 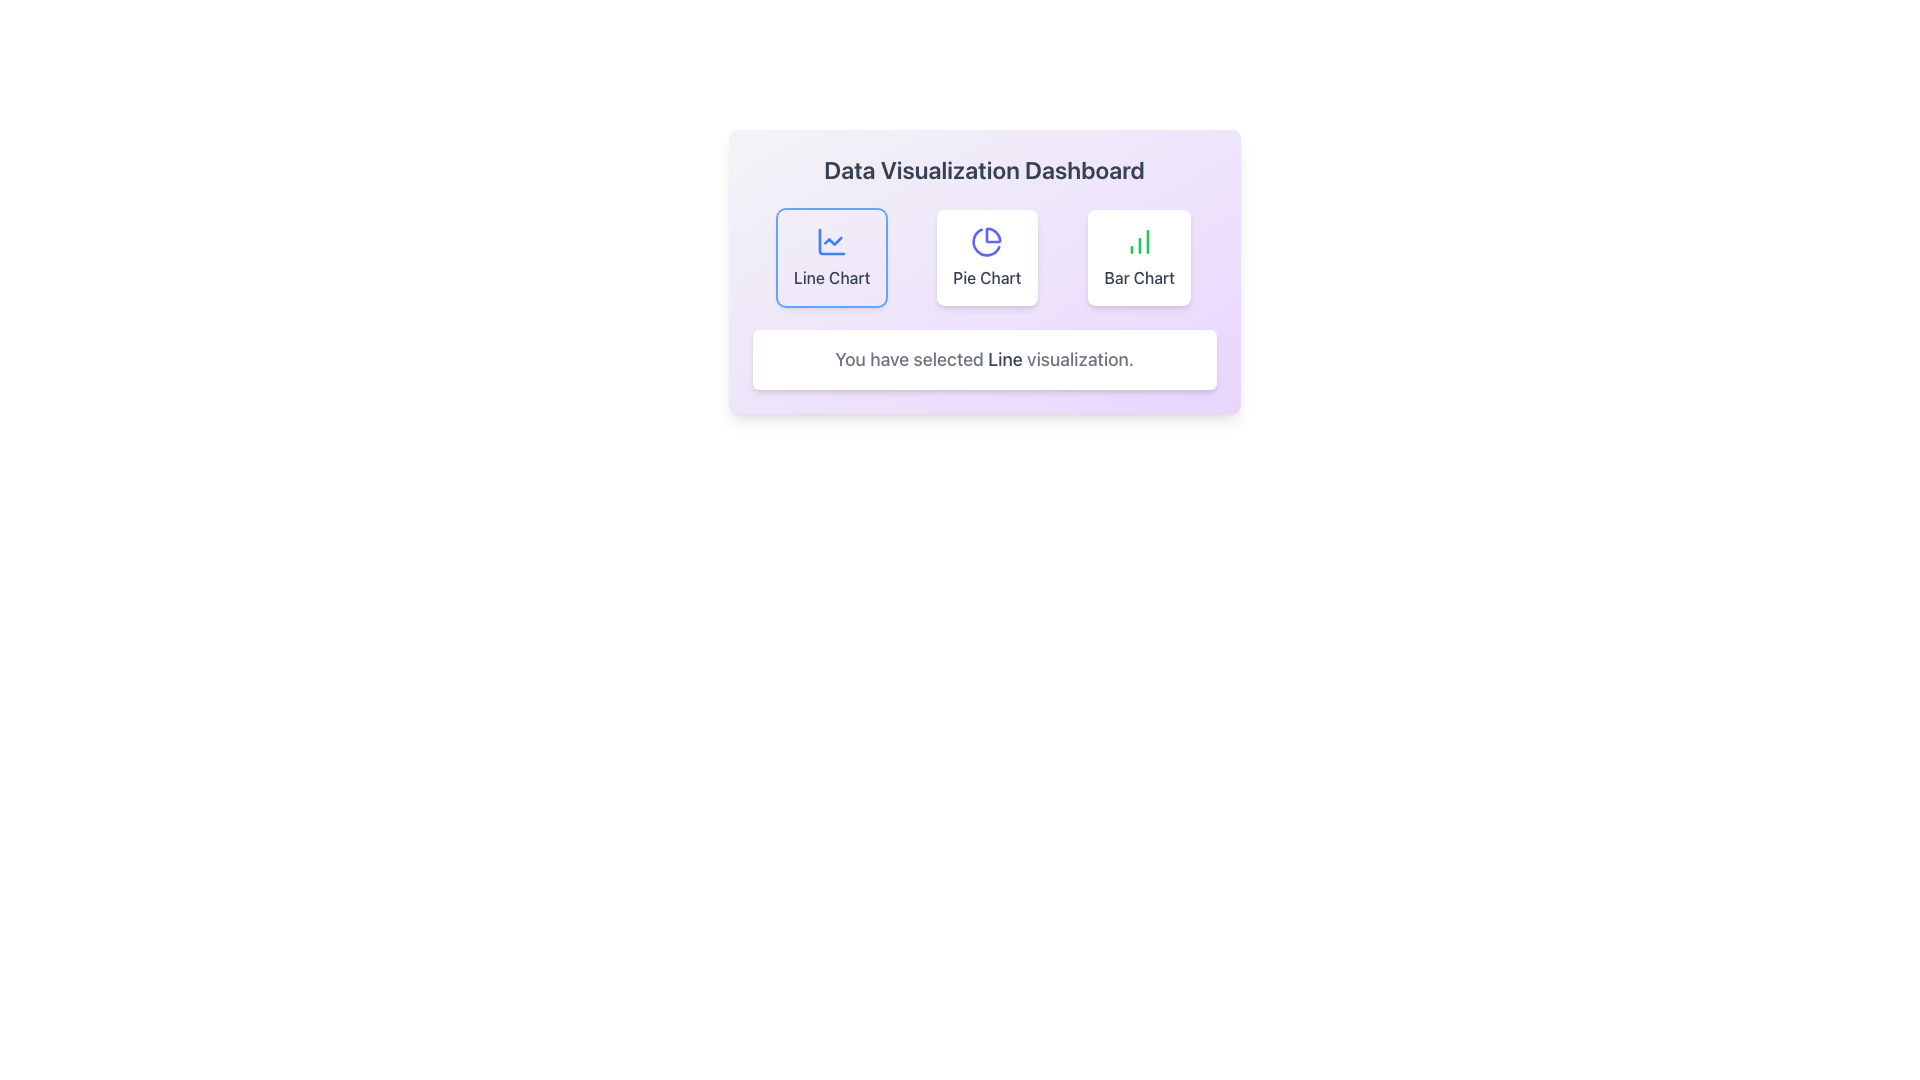 What do you see at coordinates (1139, 257) in the screenshot?
I see `the button that visualizes data as a bar chart, which is the third card in a row of three cards, located to the right of the 'Pie Chart' card` at bounding box center [1139, 257].